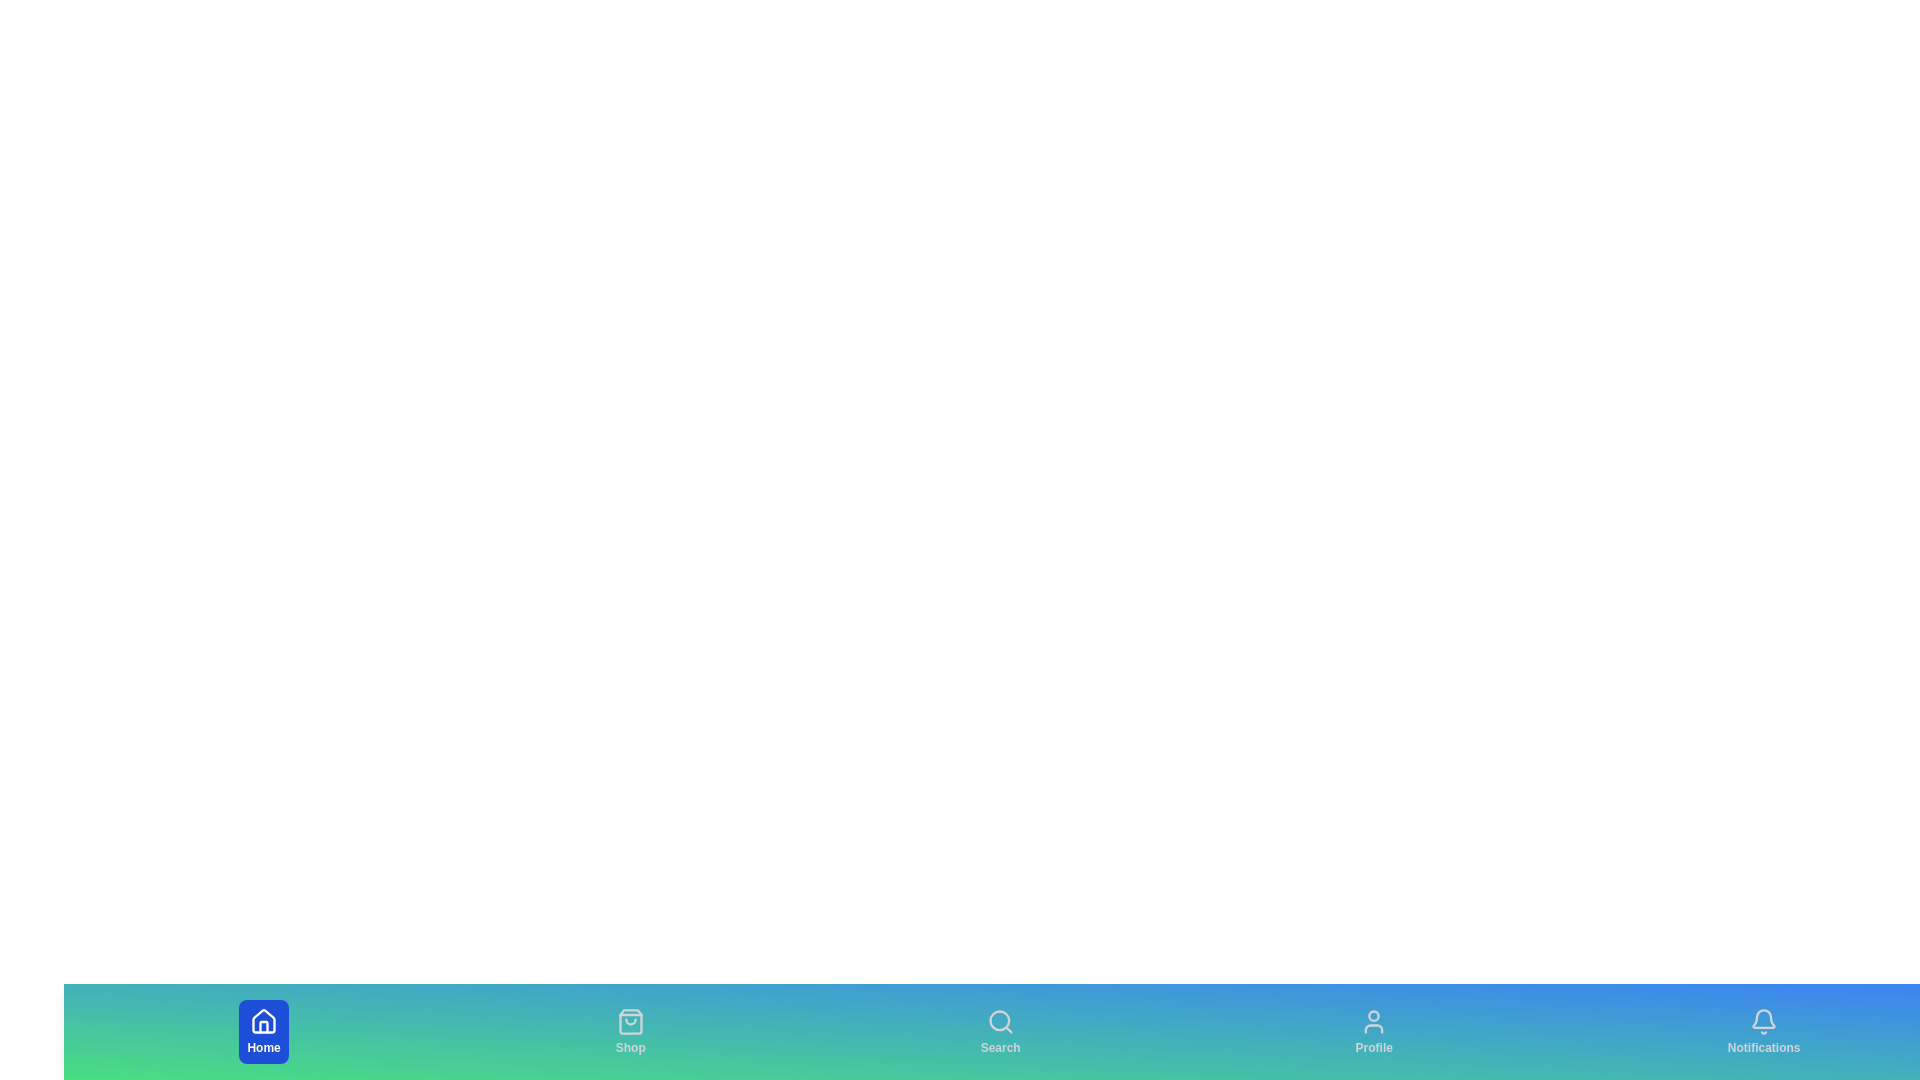  Describe the element at coordinates (1764, 1032) in the screenshot. I see `the Notifications tab to select it` at that location.